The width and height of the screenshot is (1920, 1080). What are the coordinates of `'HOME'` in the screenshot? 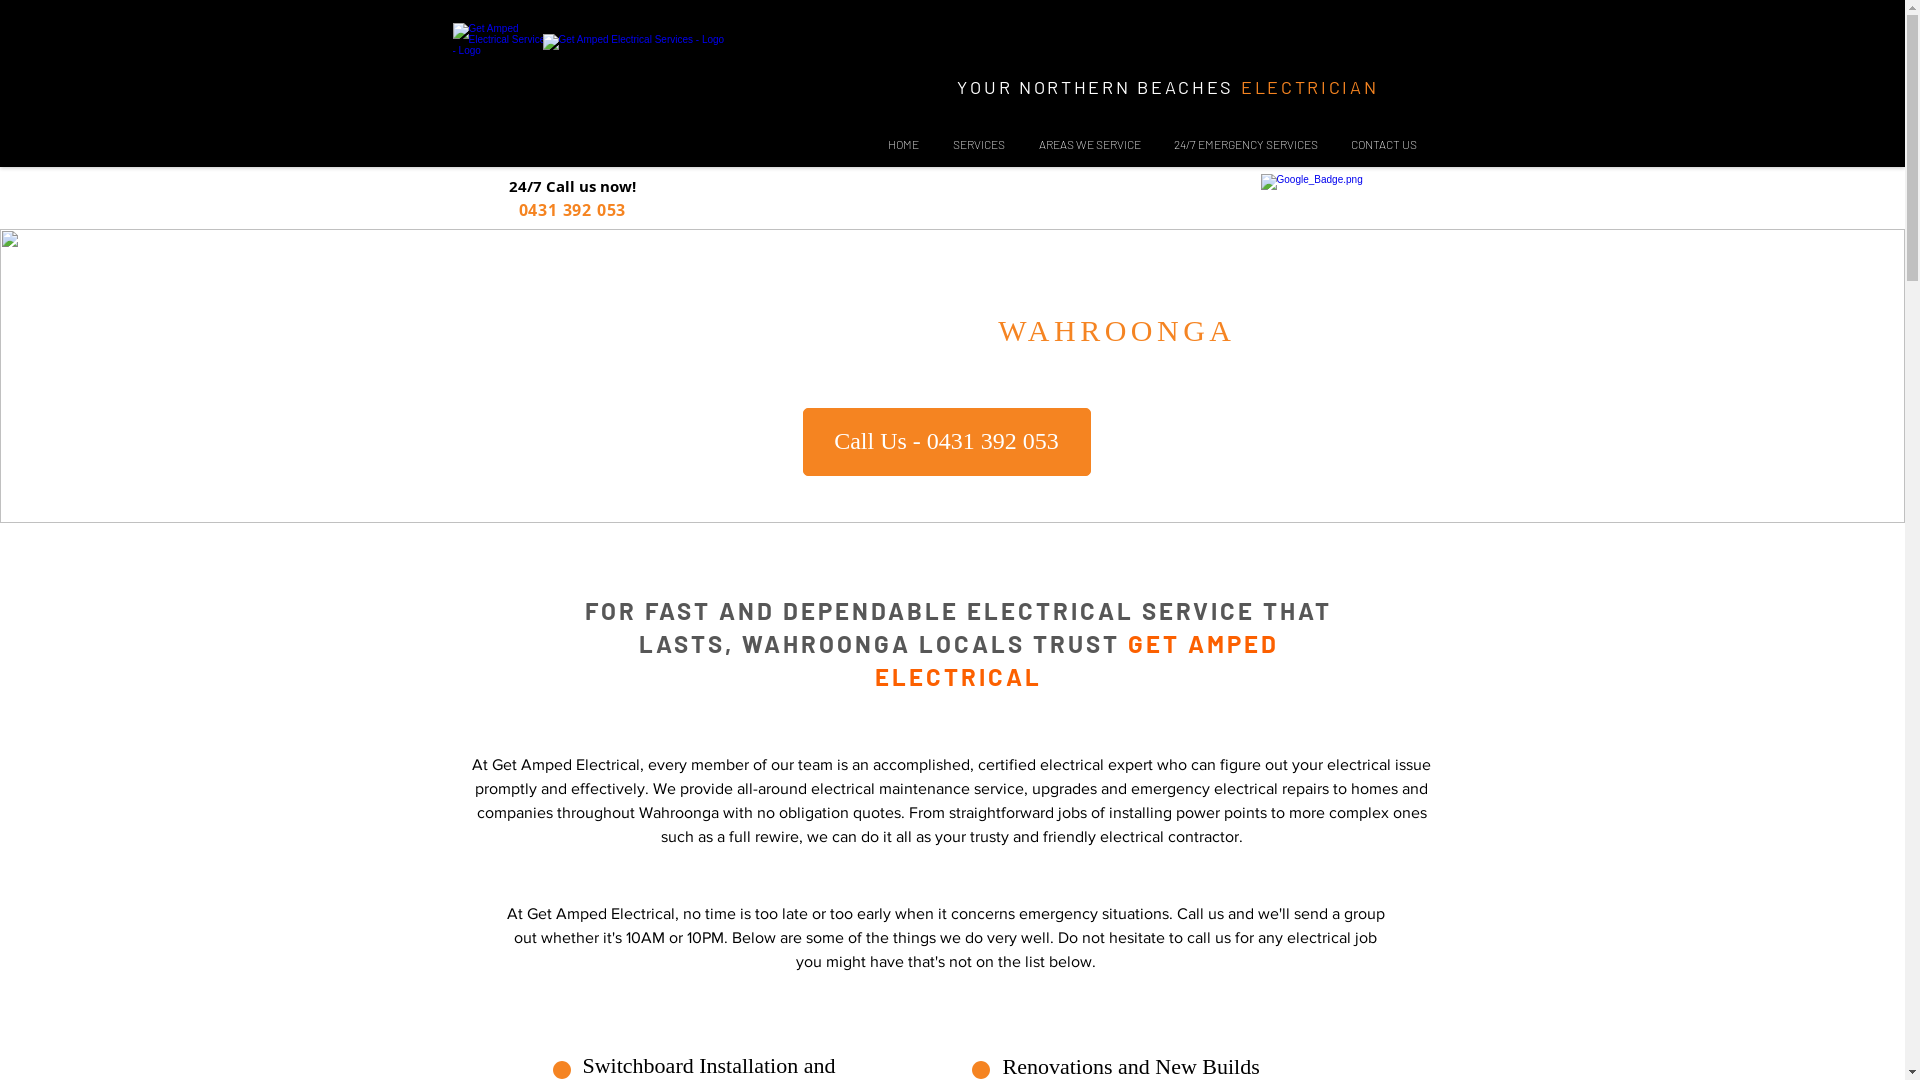 It's located at (901, 142).